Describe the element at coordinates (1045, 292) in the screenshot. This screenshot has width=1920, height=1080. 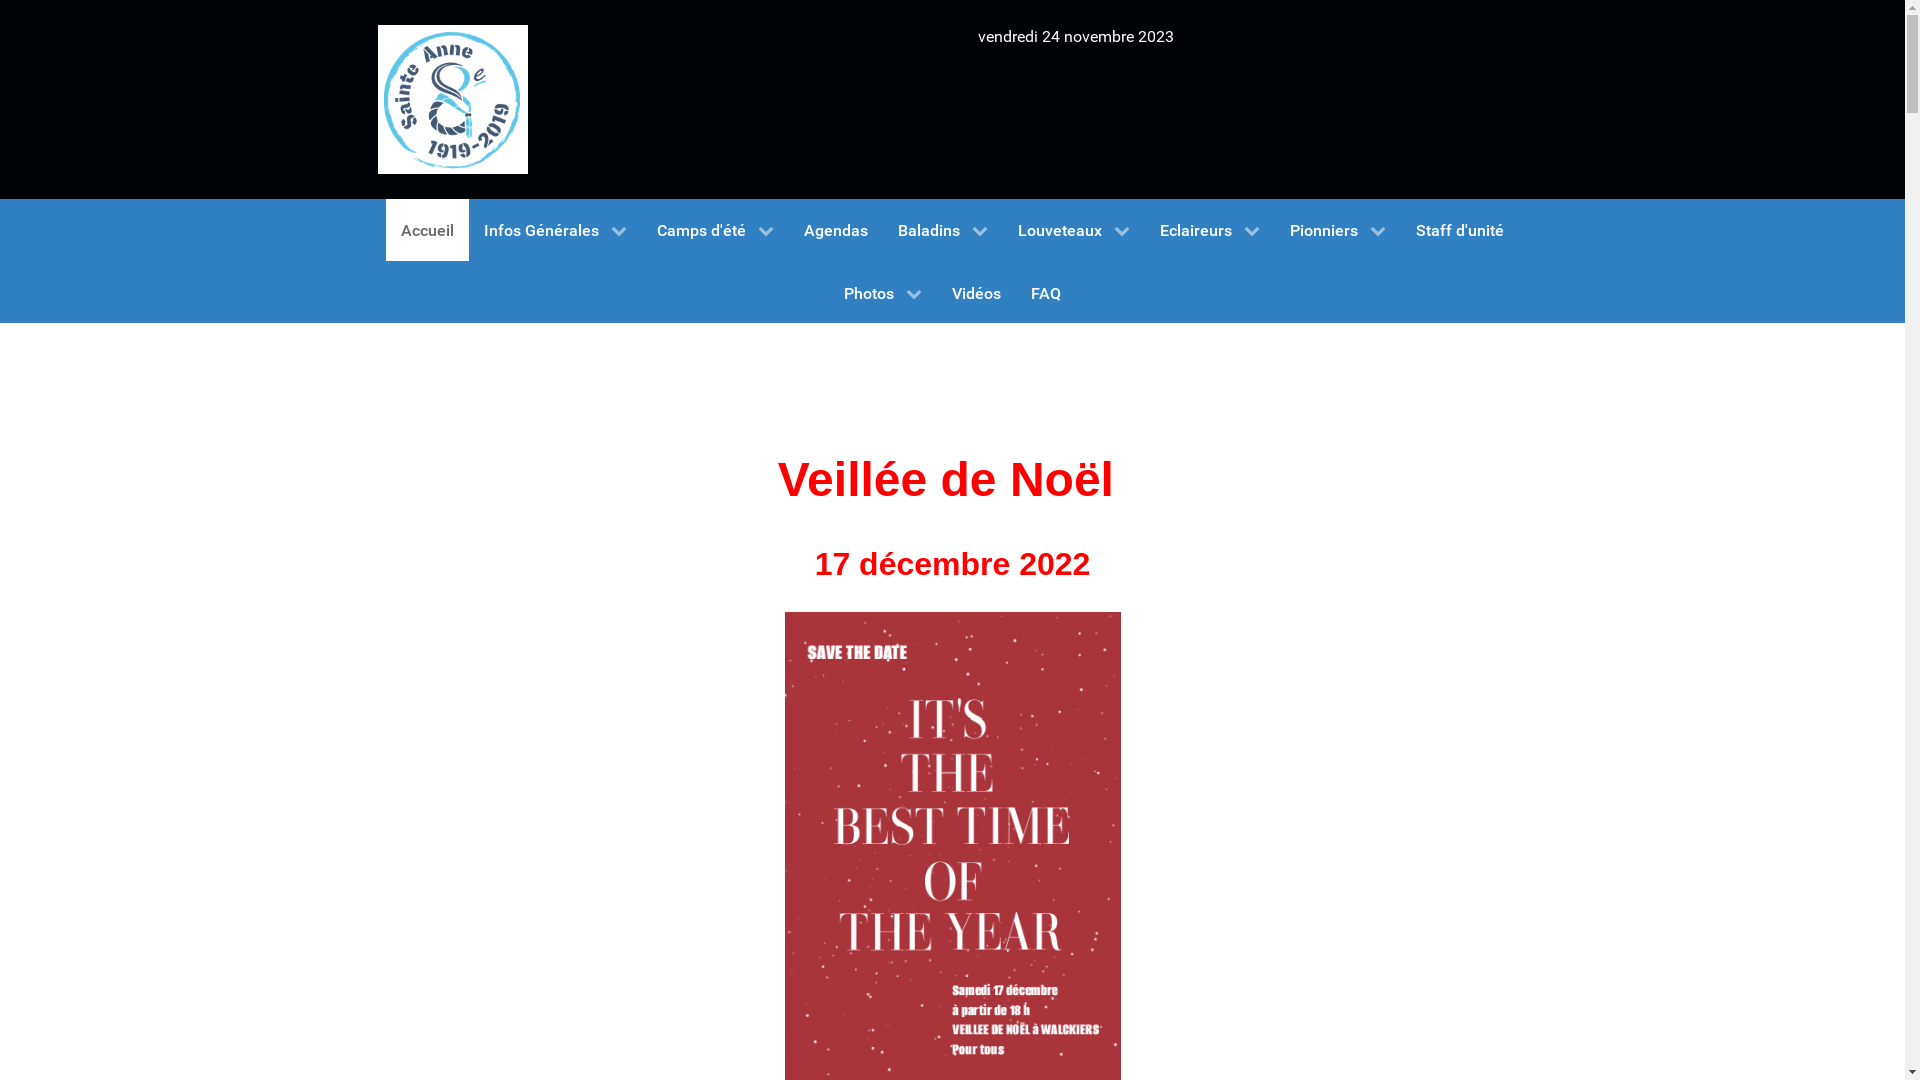
I see `'FAQ'` at that location.